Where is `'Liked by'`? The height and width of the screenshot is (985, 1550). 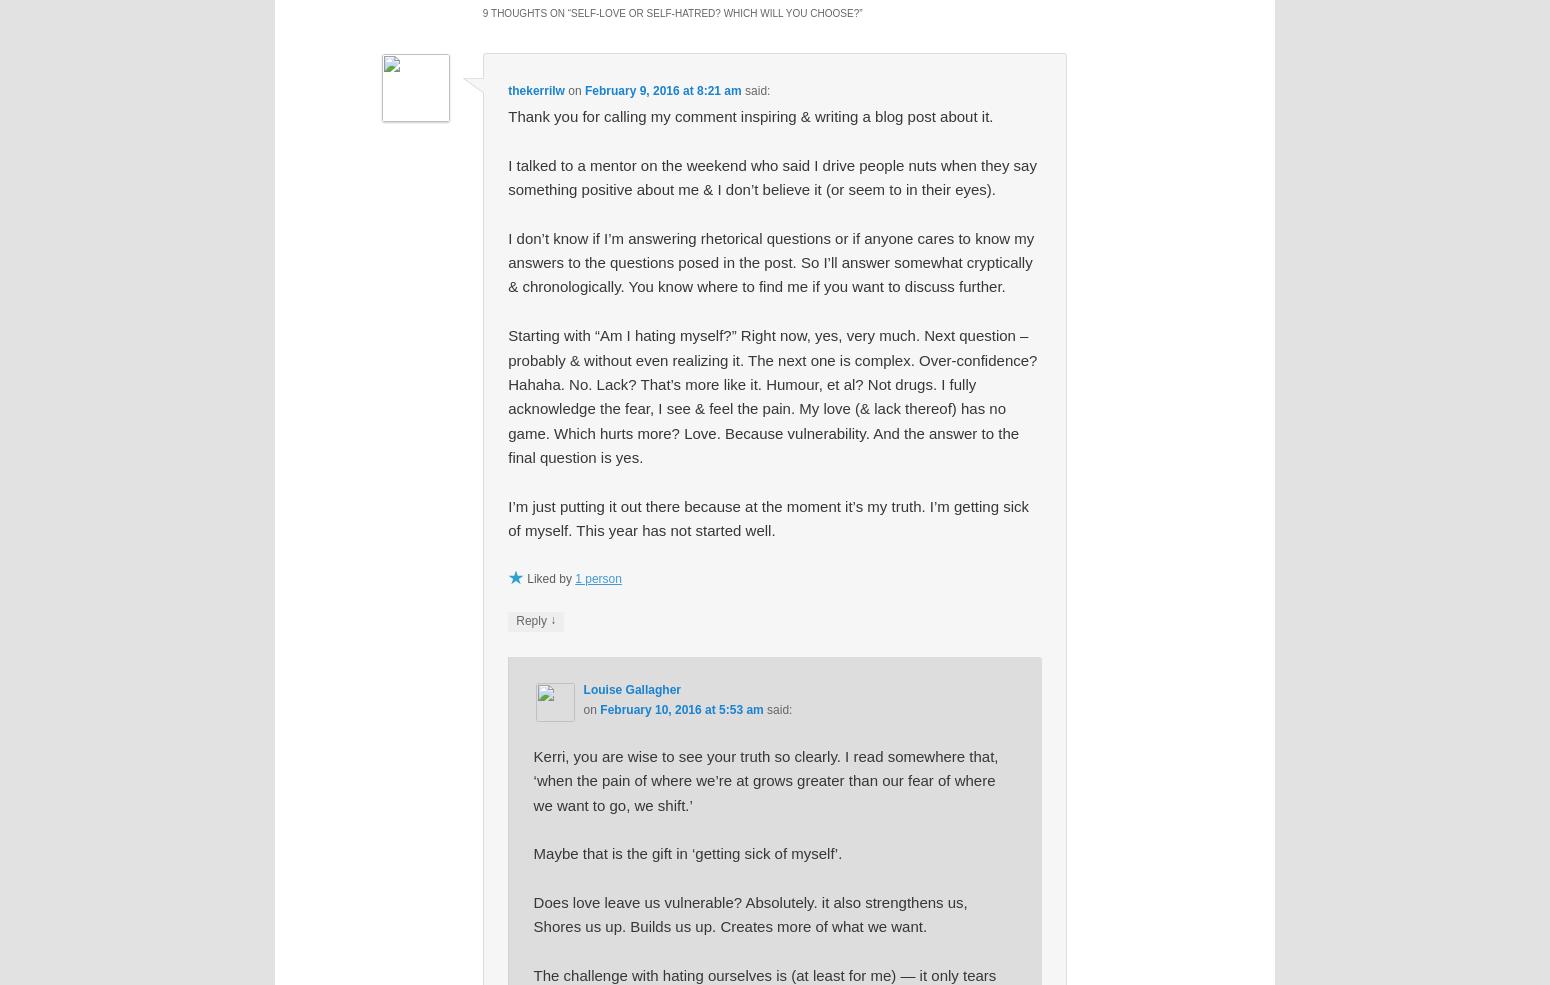 'Liked by' is located at coordinates (551, 577).